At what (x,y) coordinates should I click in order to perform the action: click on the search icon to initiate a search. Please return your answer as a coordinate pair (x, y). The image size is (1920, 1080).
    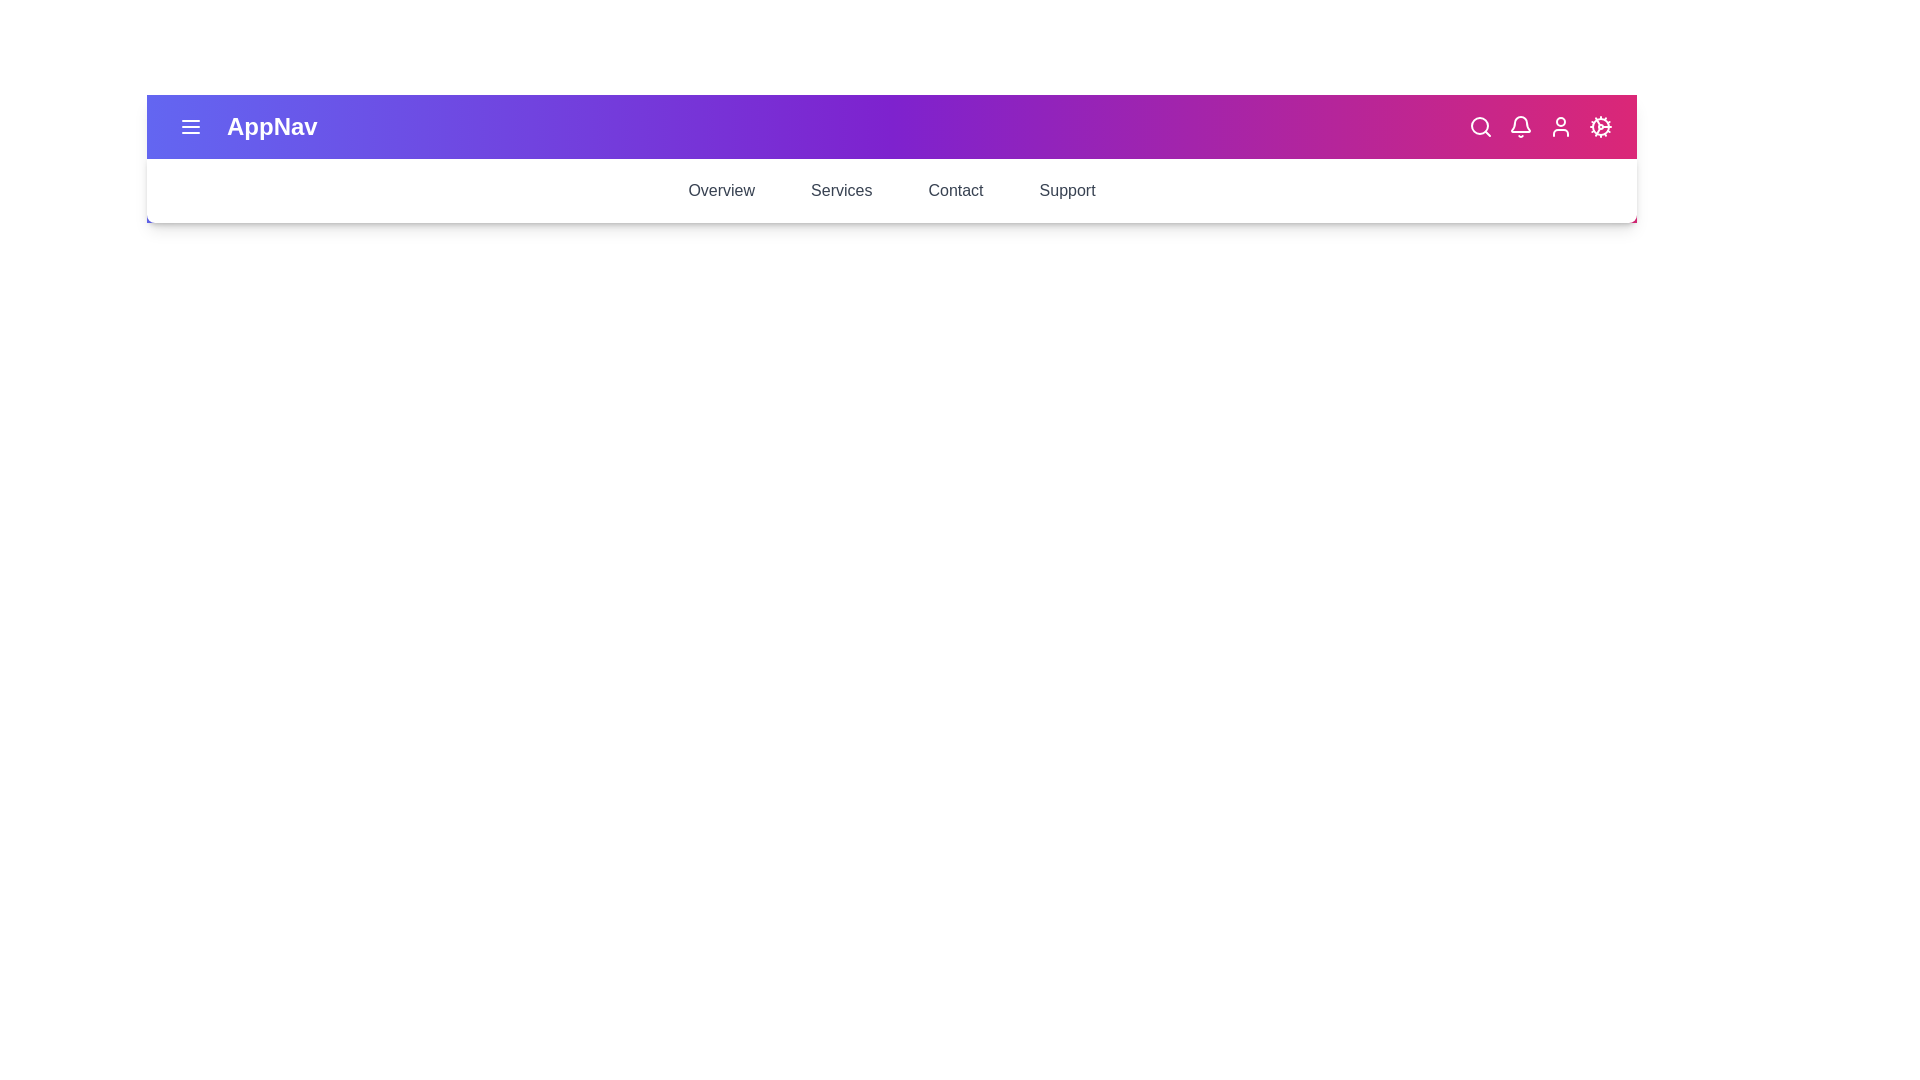
    Looking at the image, I should click on (1481, 127).